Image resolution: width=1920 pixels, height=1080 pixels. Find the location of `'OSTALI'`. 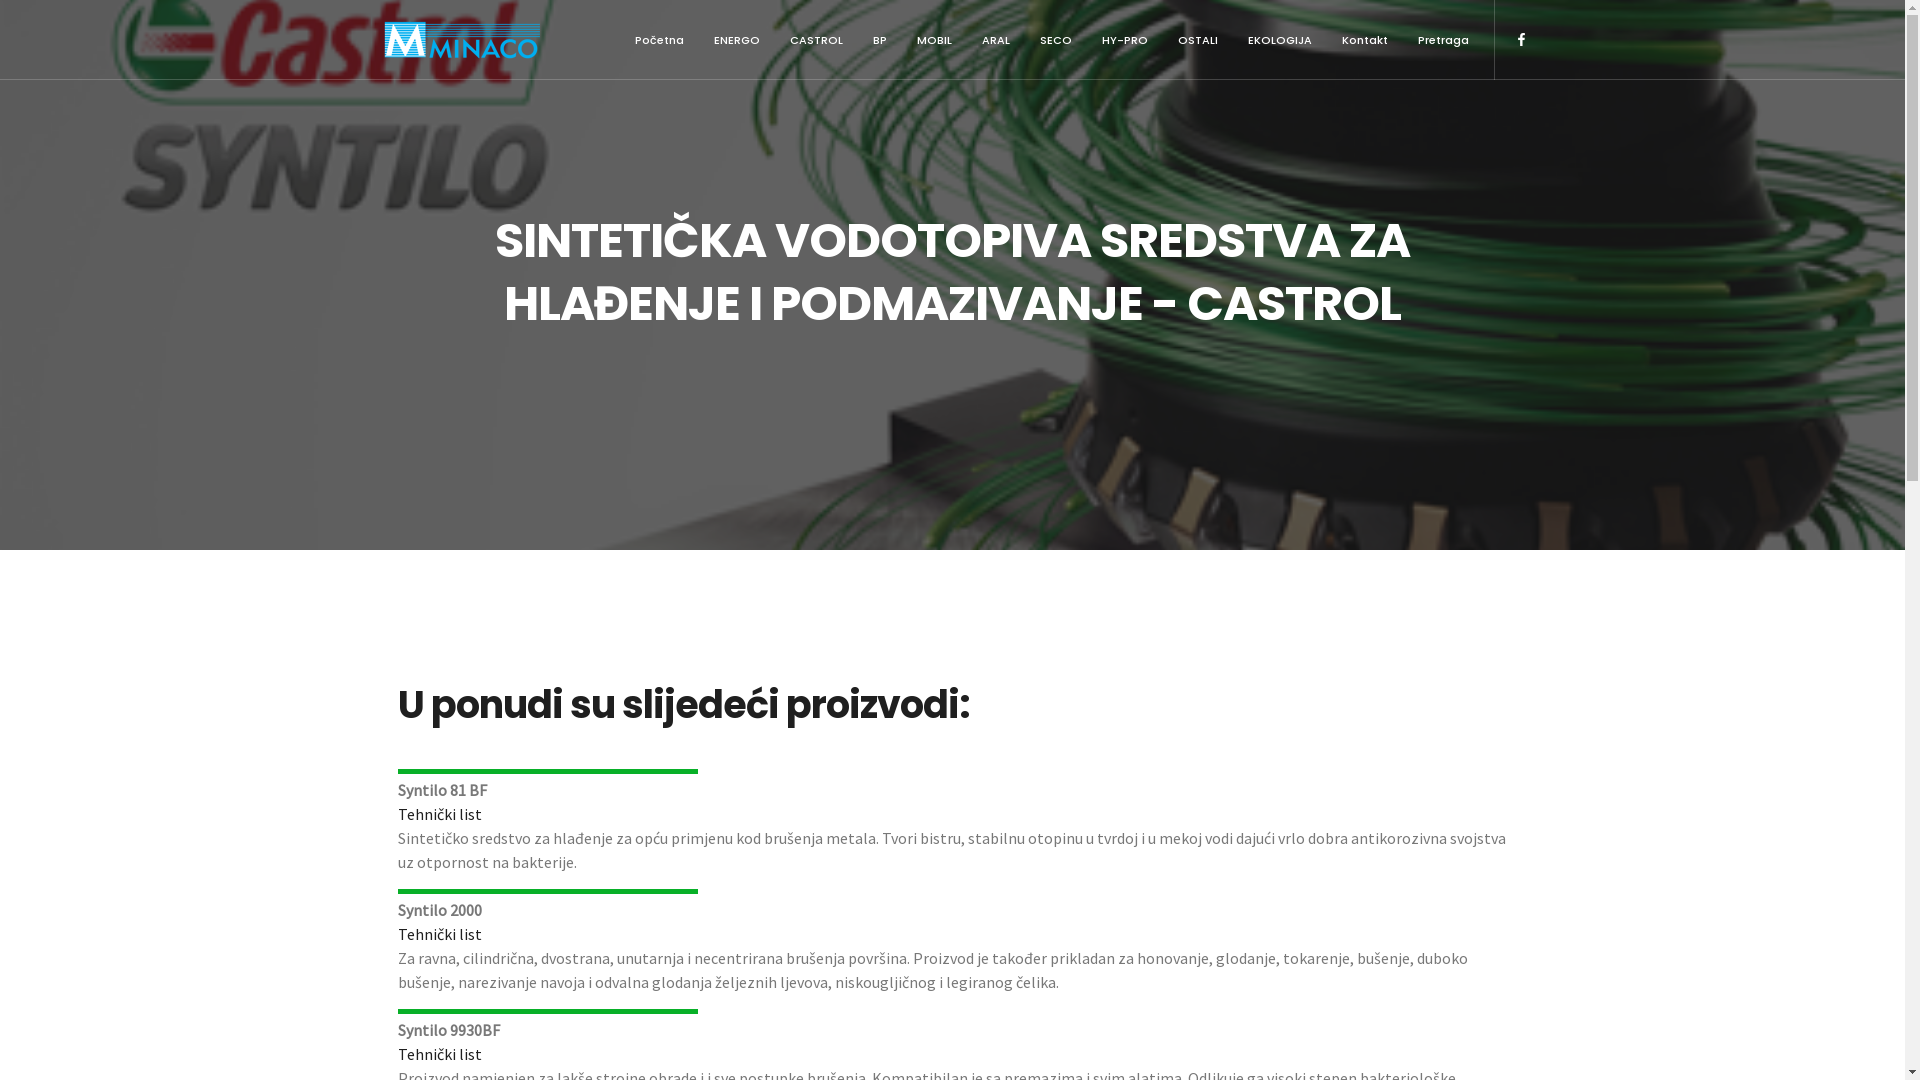

'OSTALI' is located at coordinates (1161, 39).